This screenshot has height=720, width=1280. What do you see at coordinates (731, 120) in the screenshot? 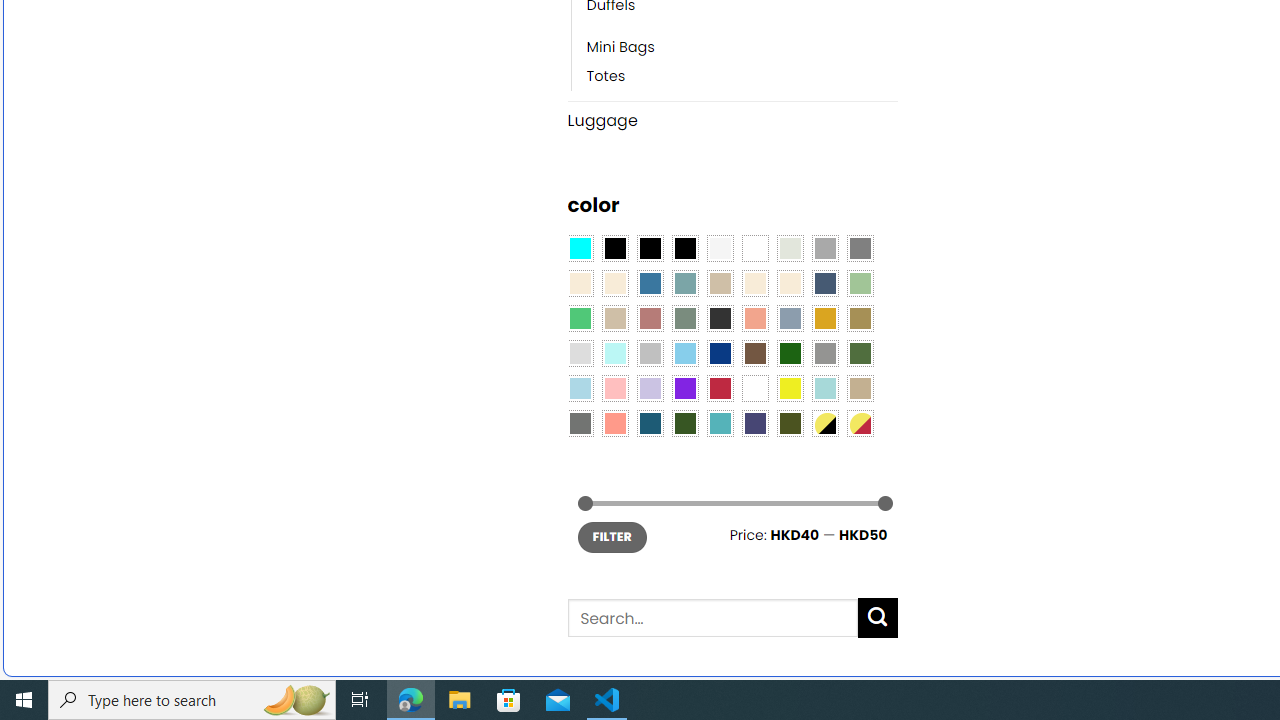
I see `'Luggage'` at bounding box center [731, 120].